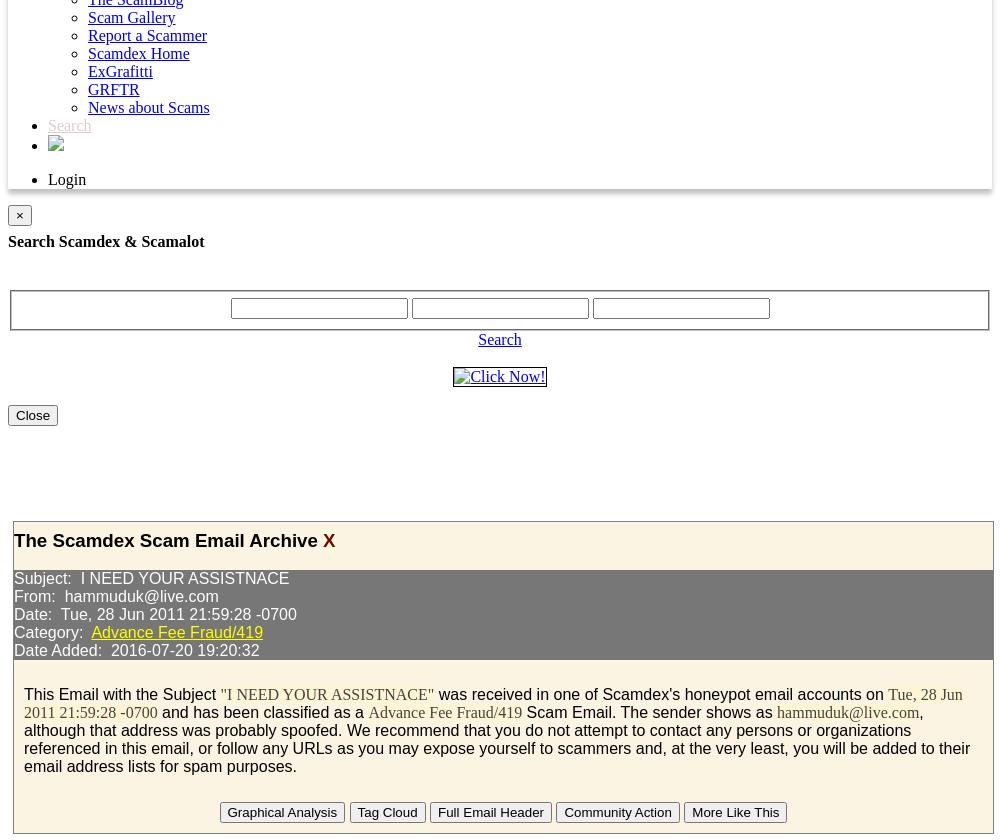 Image resolution: width=1000 pixels, height=840 pixels. I want to click on 'ExGrafitti', so click(119, 71).